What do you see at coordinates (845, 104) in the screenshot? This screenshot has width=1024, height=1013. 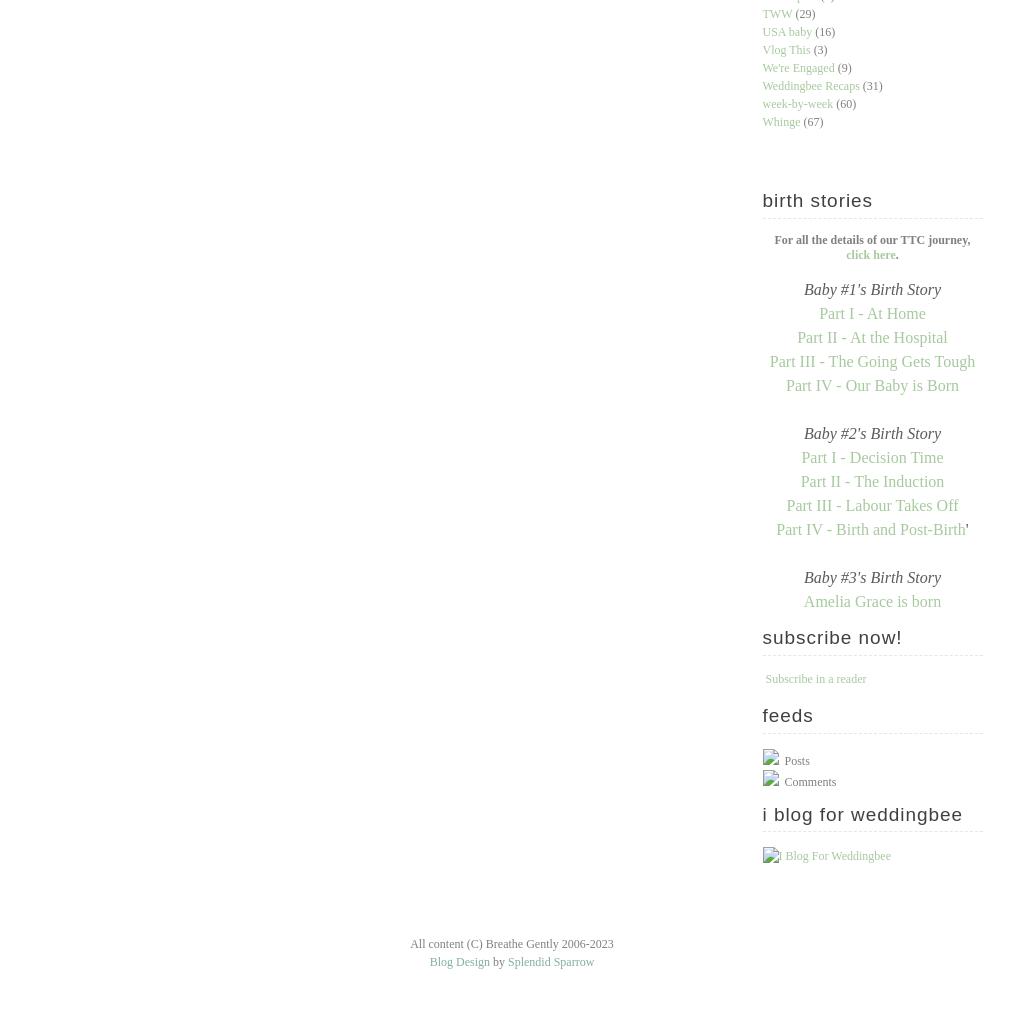 I see `'(60)'` at bounding box center [845, 104].